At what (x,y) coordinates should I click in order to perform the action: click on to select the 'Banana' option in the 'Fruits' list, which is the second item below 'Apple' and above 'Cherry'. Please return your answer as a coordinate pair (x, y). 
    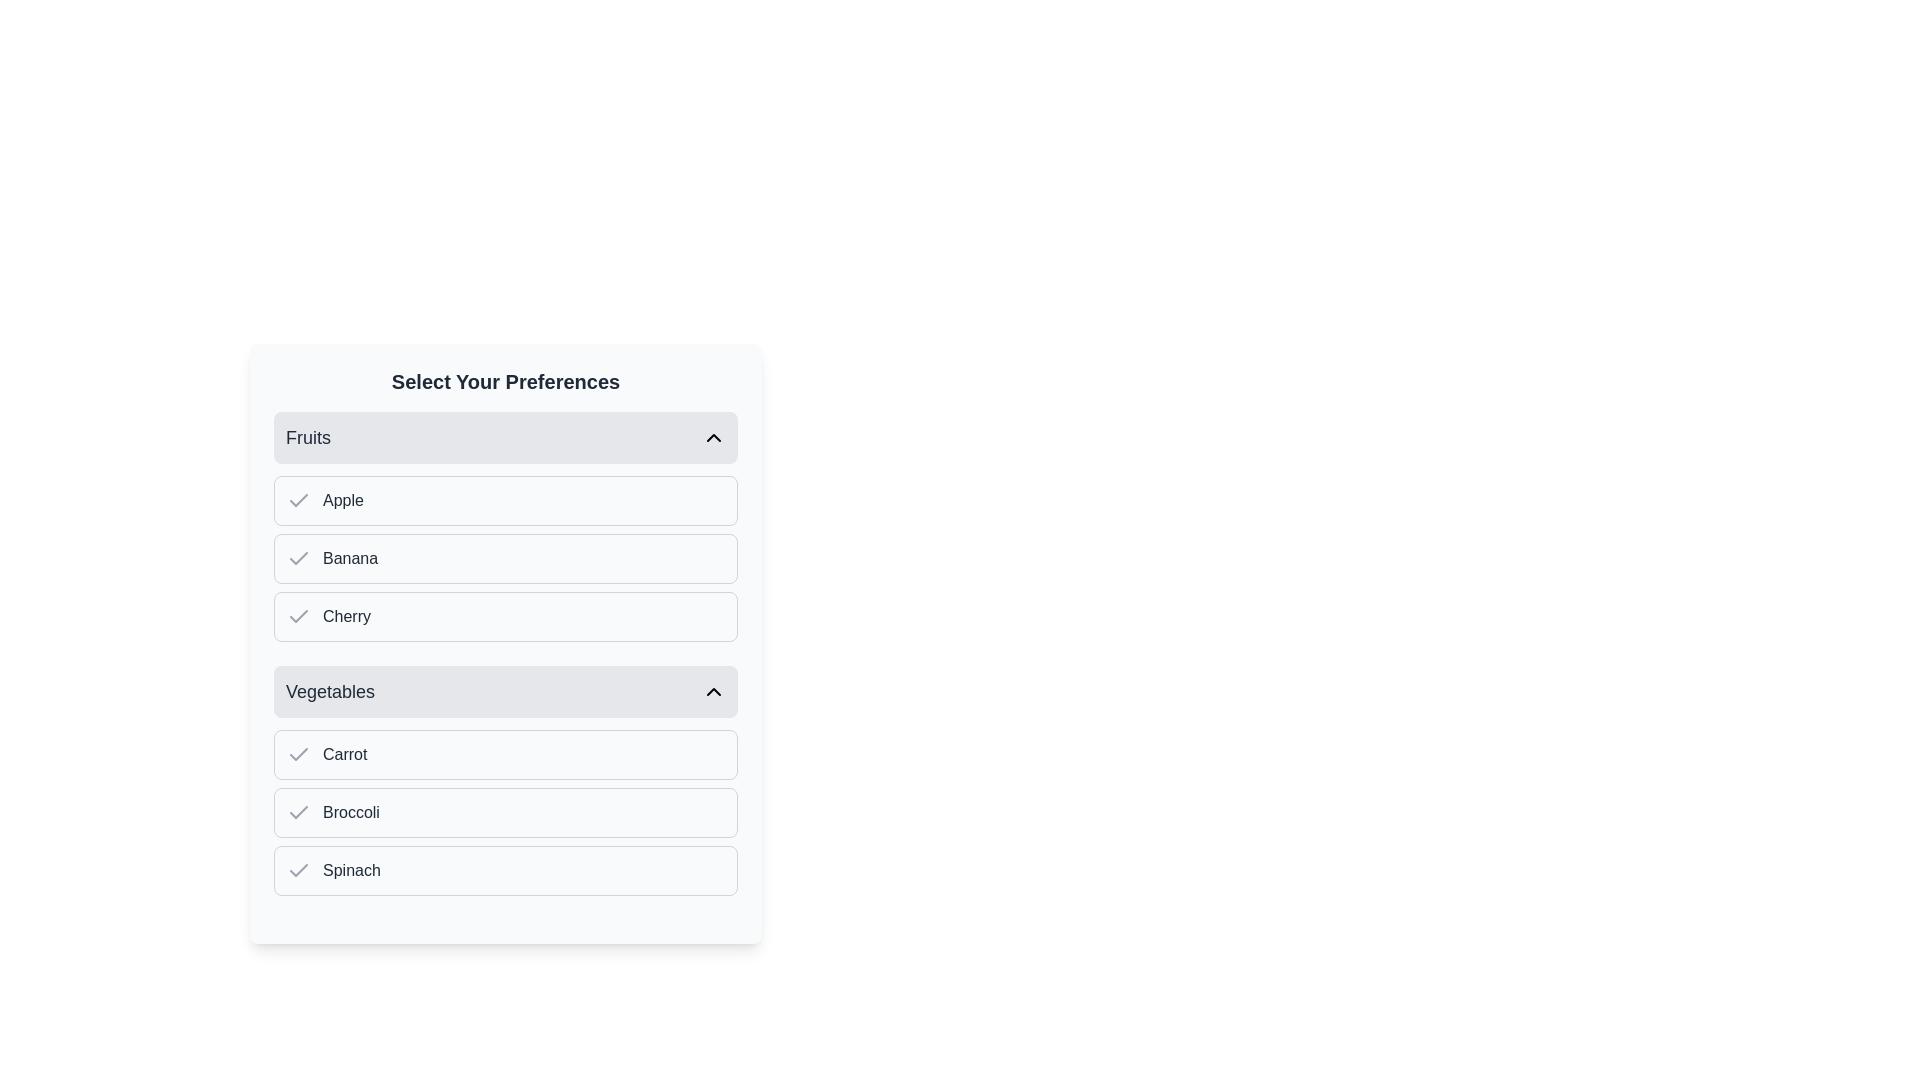
    Looking at the image, I should click on (505, 559).